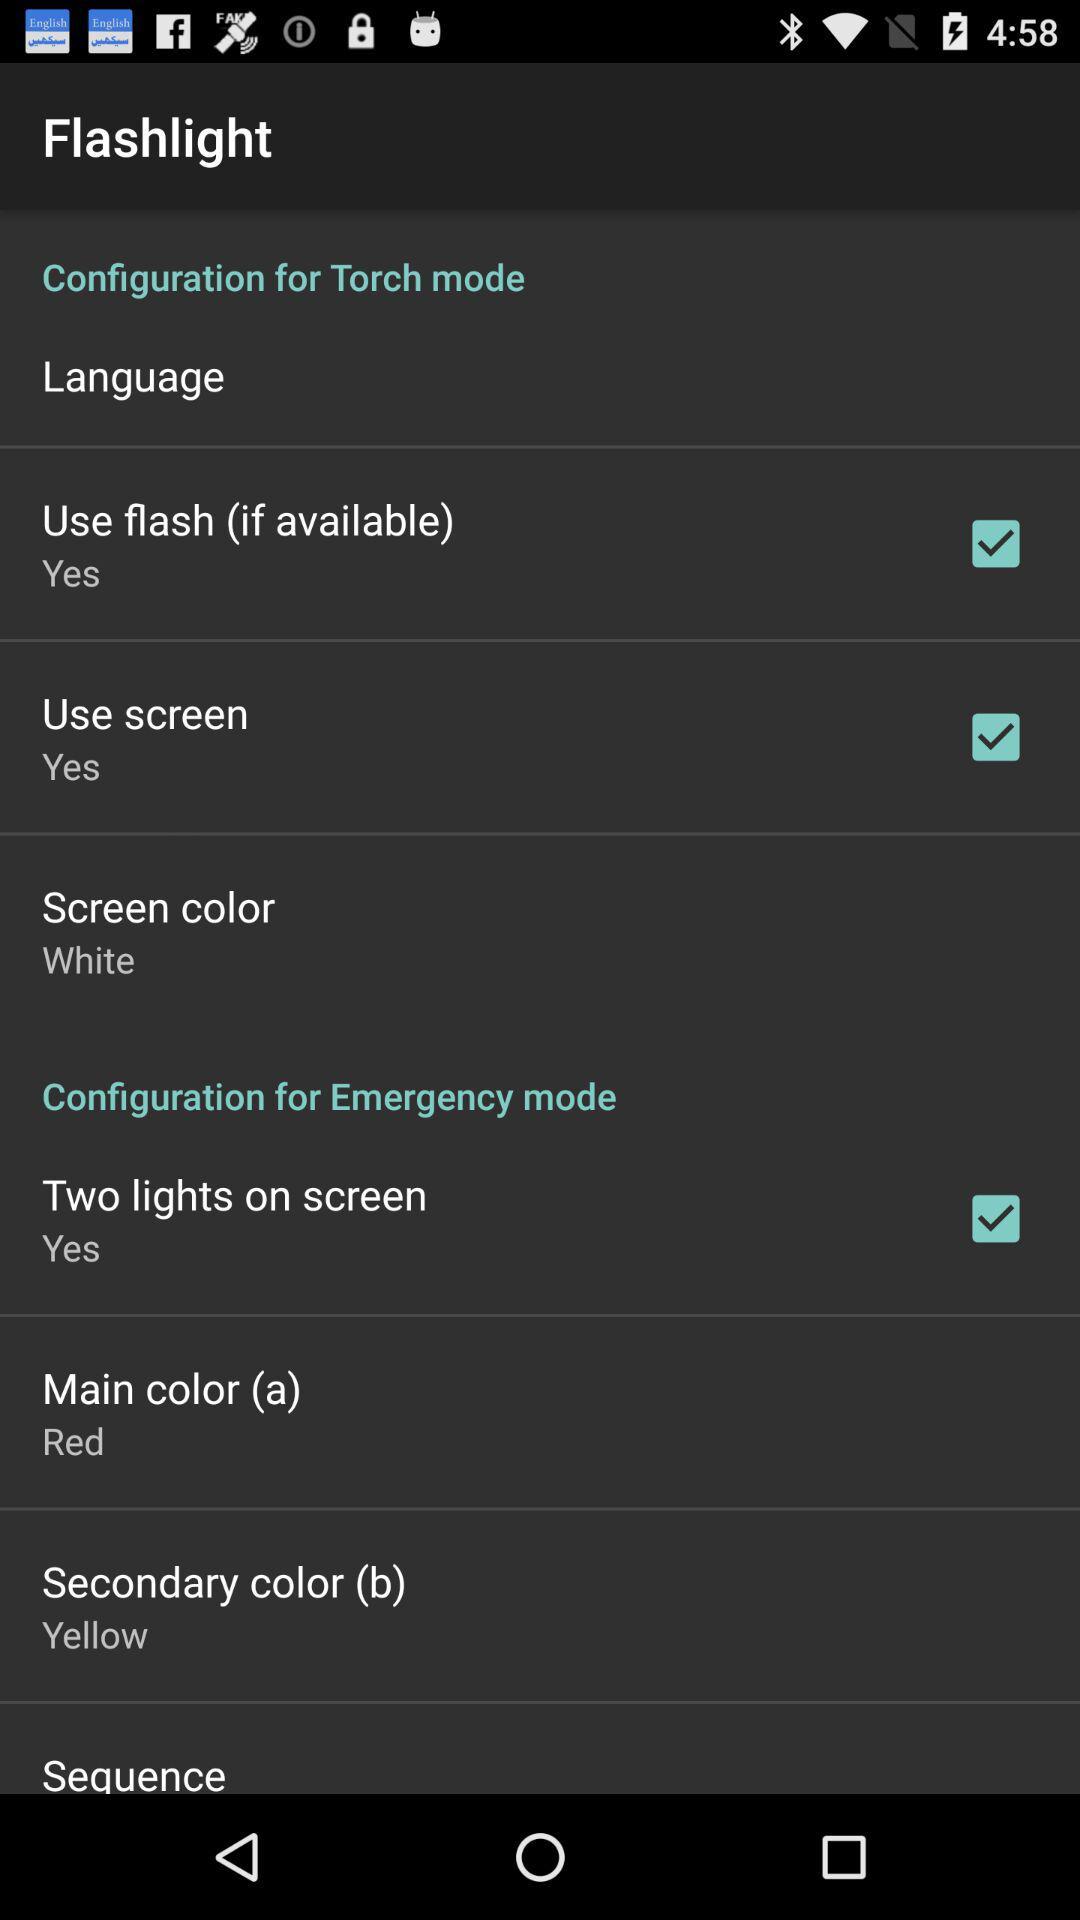  I want to click on icon below main color (a), so click(72, 1440).